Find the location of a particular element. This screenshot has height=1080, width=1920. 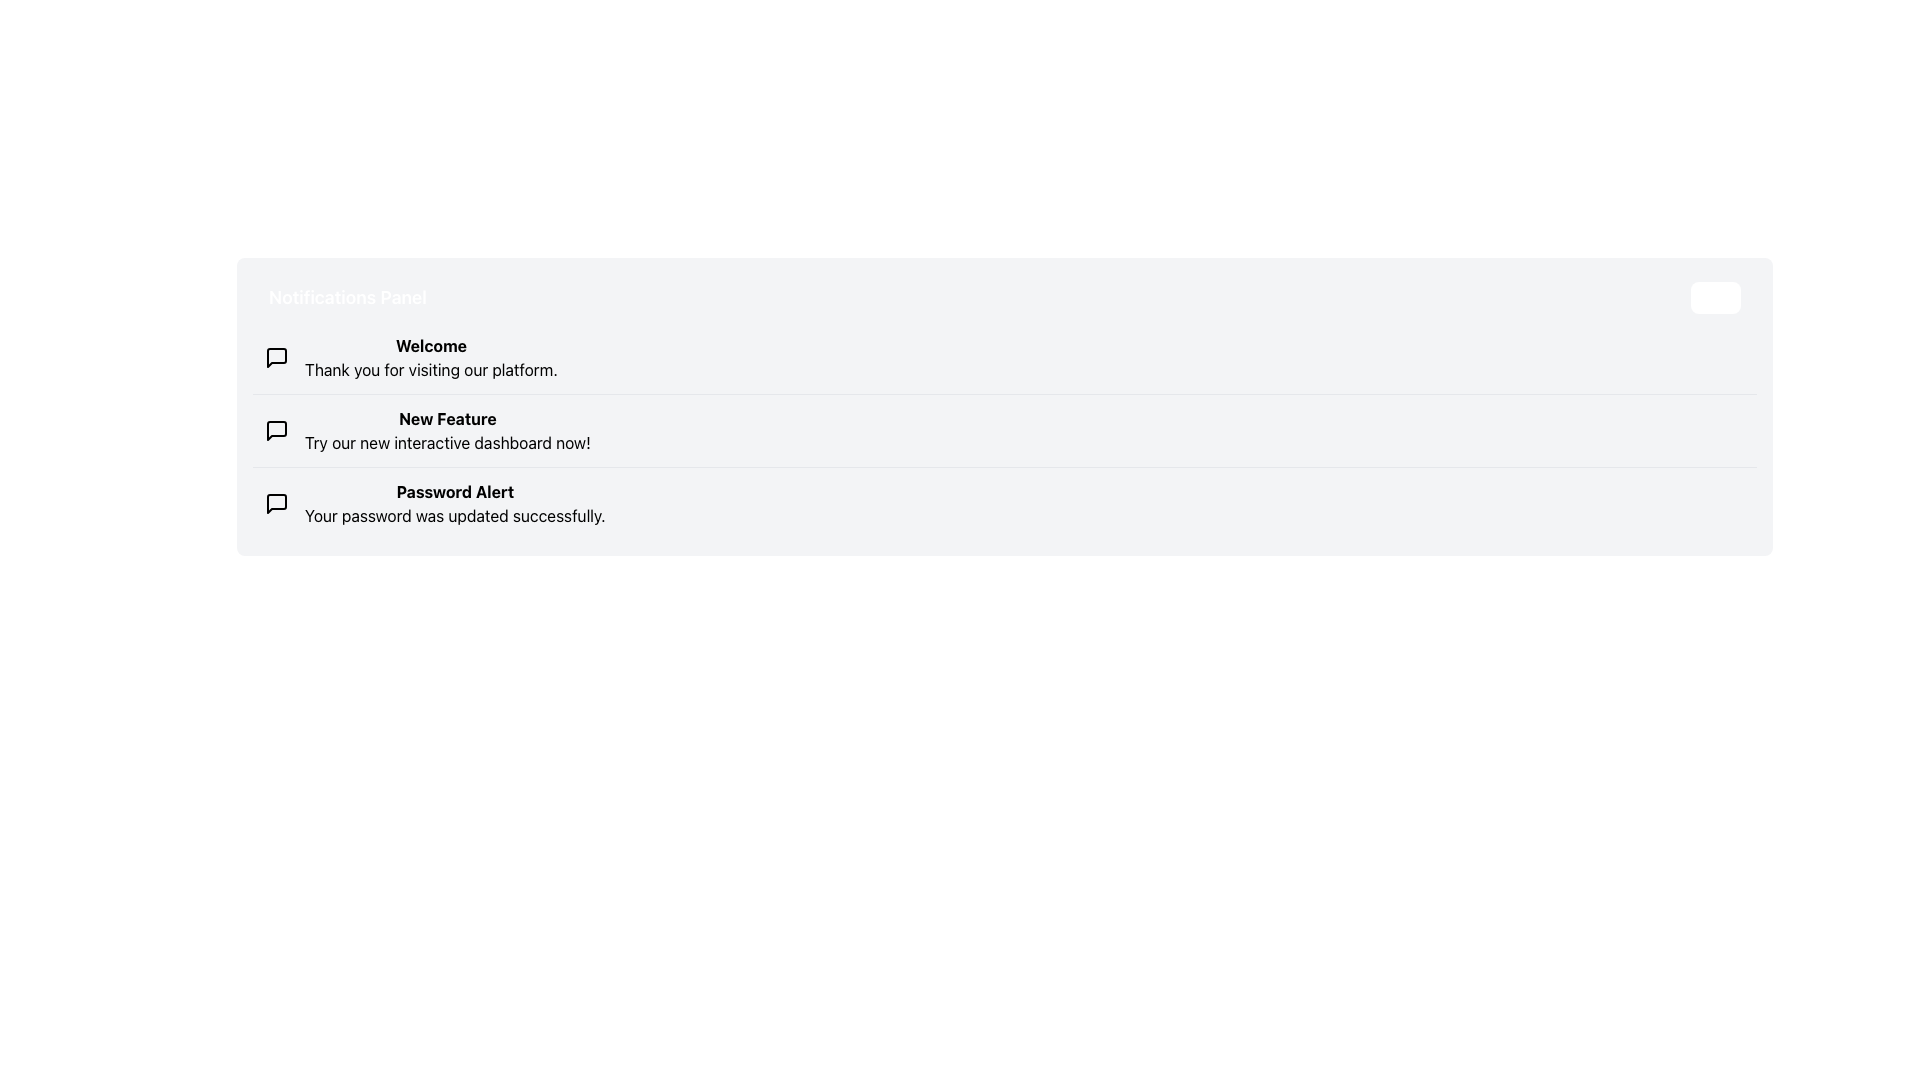

the small message icon with a speech balloon shape, which is styled with a black outline and no fill, located to the left of the 'Password Alert' text is located at coordinates (276, 503).